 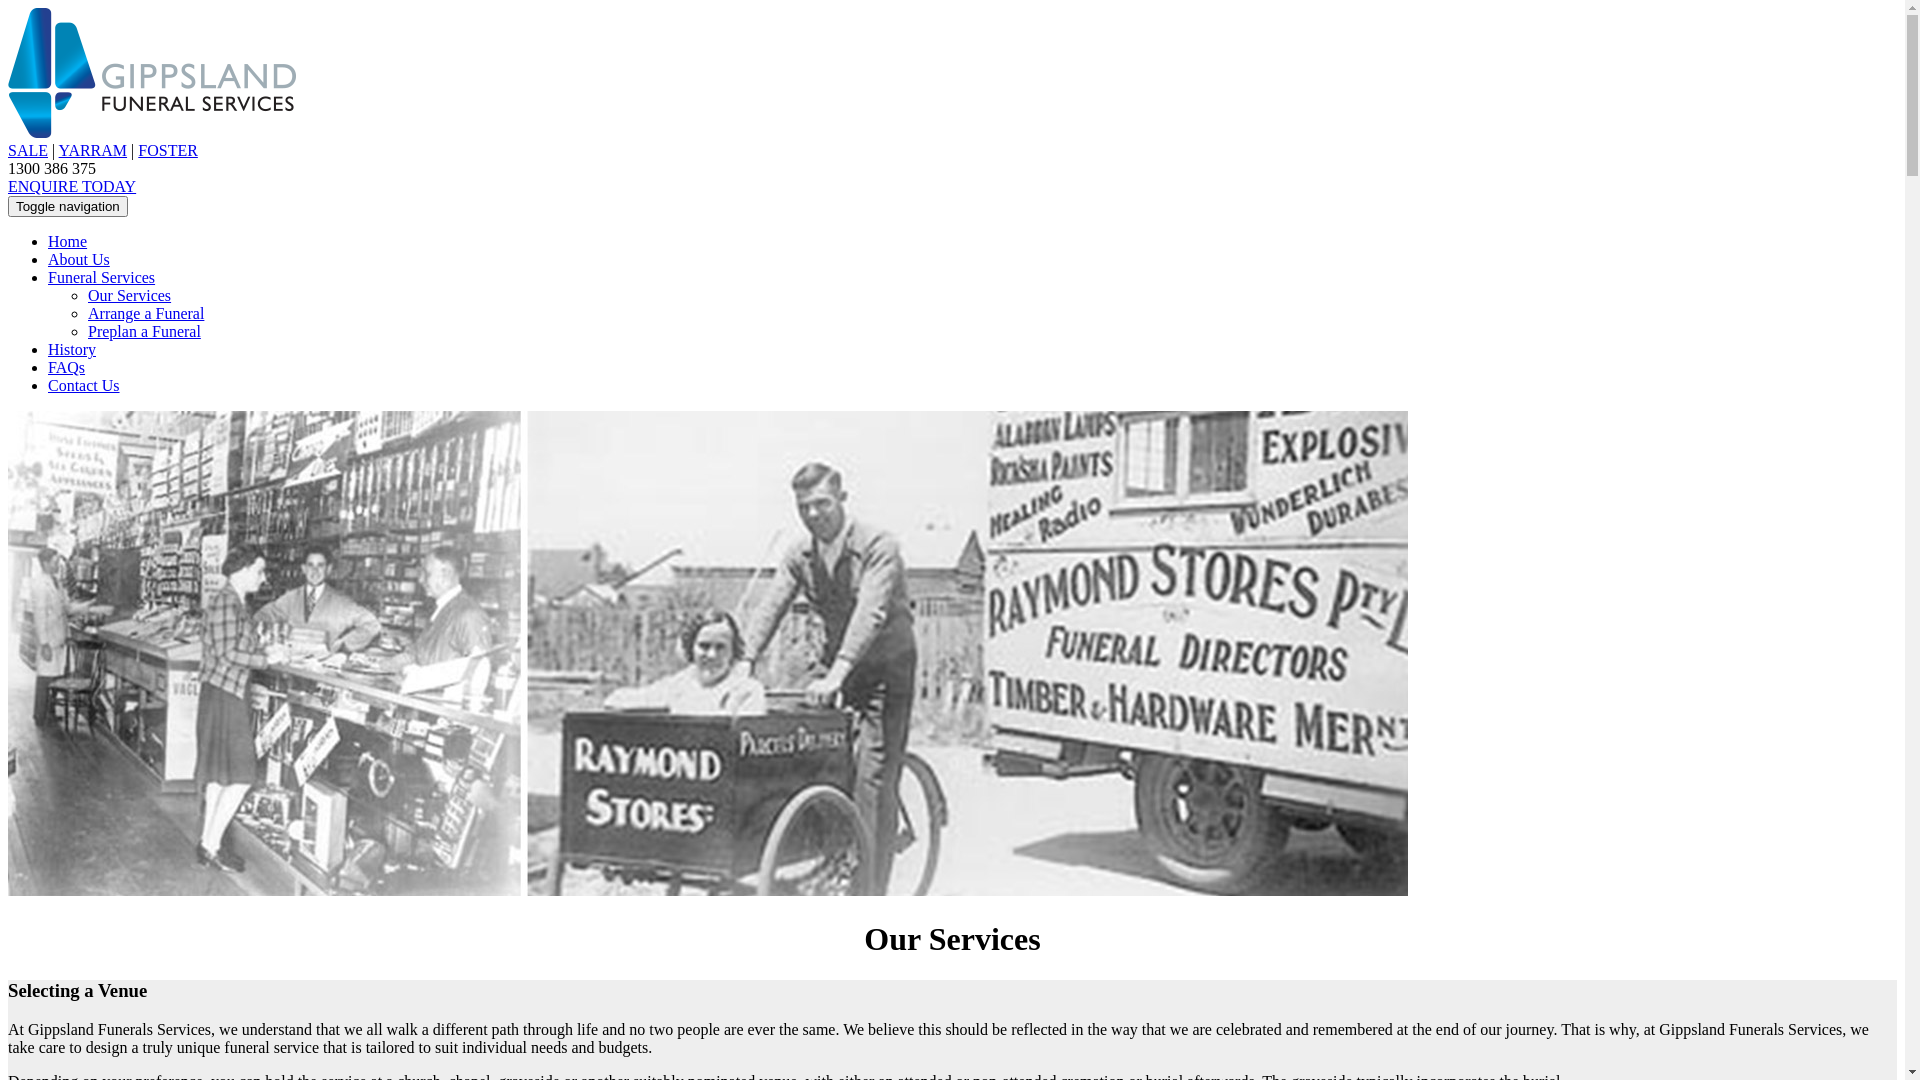 I want to click on 'Toggle navigation', so click(x=8, y=206).